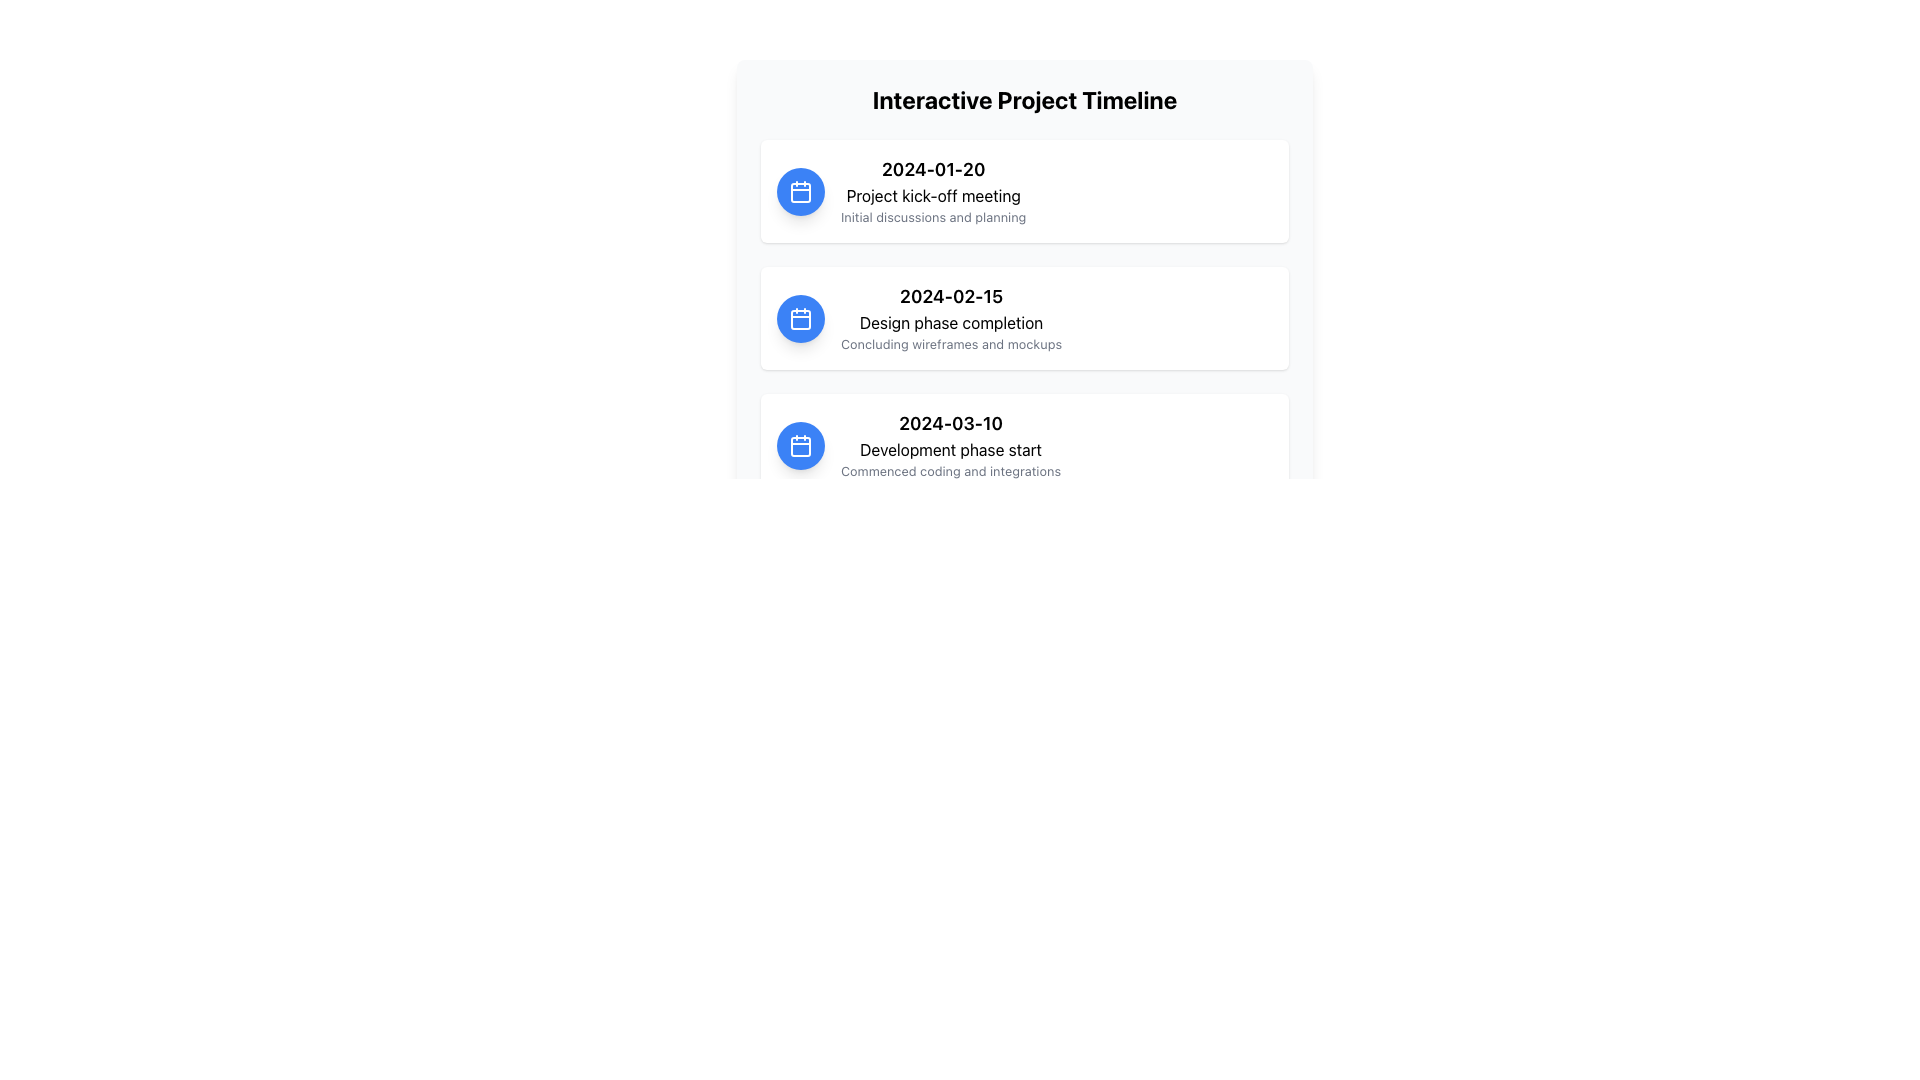  I want to click on text displayed in the third card of the vertical timeline layout, which includes a date, phase name, and additional details, so click(949, 444).